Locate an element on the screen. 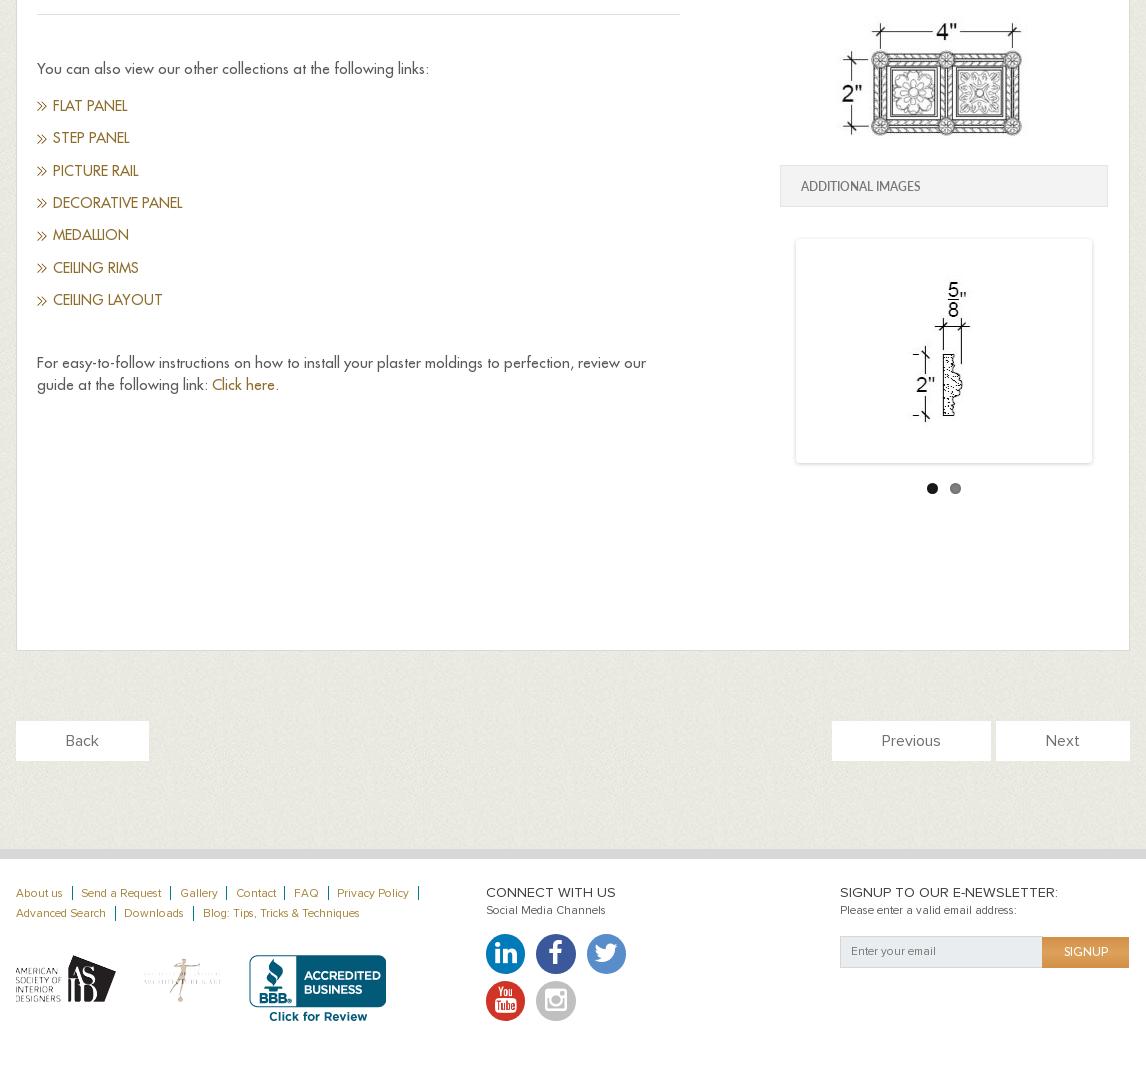  'Click here' is located at coordinates (212, 385).